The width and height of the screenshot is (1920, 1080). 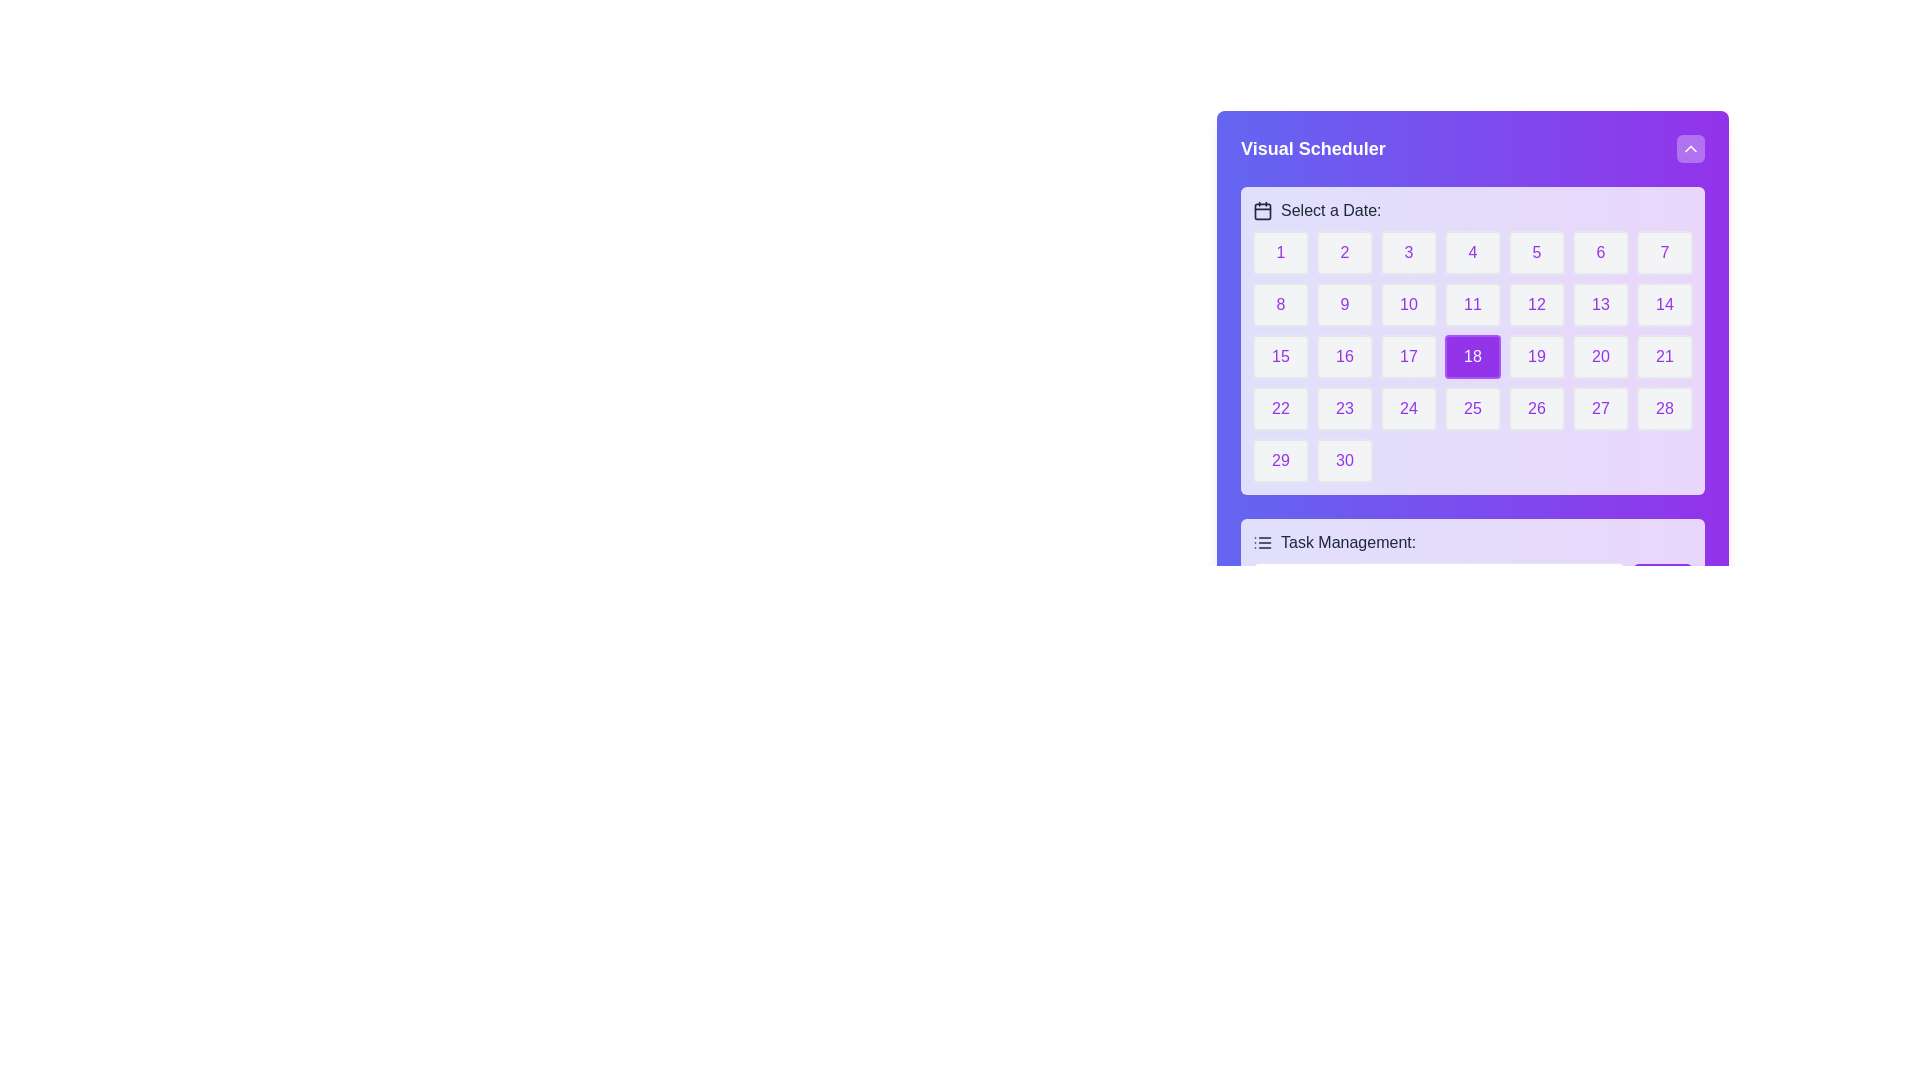 What do you see at coordinates (1601, 407) in the screenshot?
I see `the small rectangular button with a light gray background and purple text '27' in the 'Visual Scheduler' section` at bounding box center [1601, 407].